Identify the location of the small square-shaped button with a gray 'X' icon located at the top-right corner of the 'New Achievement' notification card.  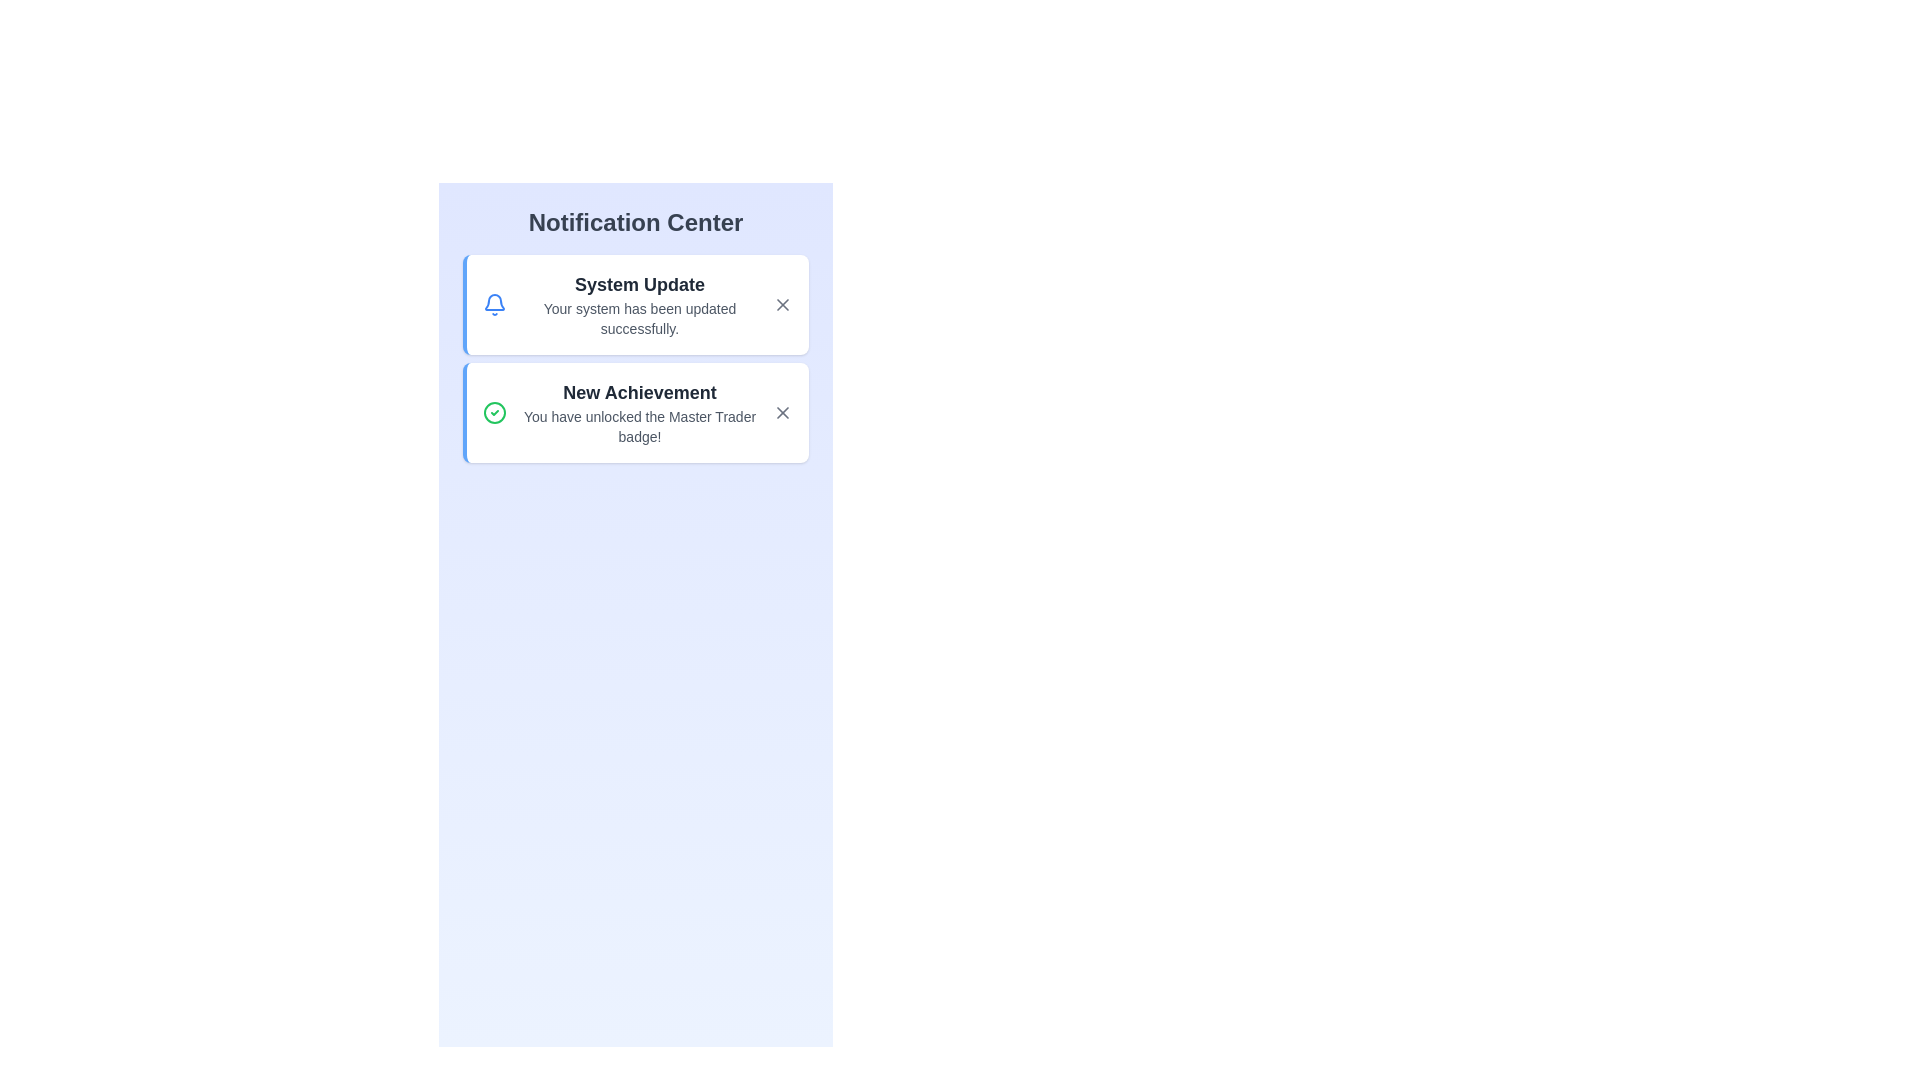
(781, 411).